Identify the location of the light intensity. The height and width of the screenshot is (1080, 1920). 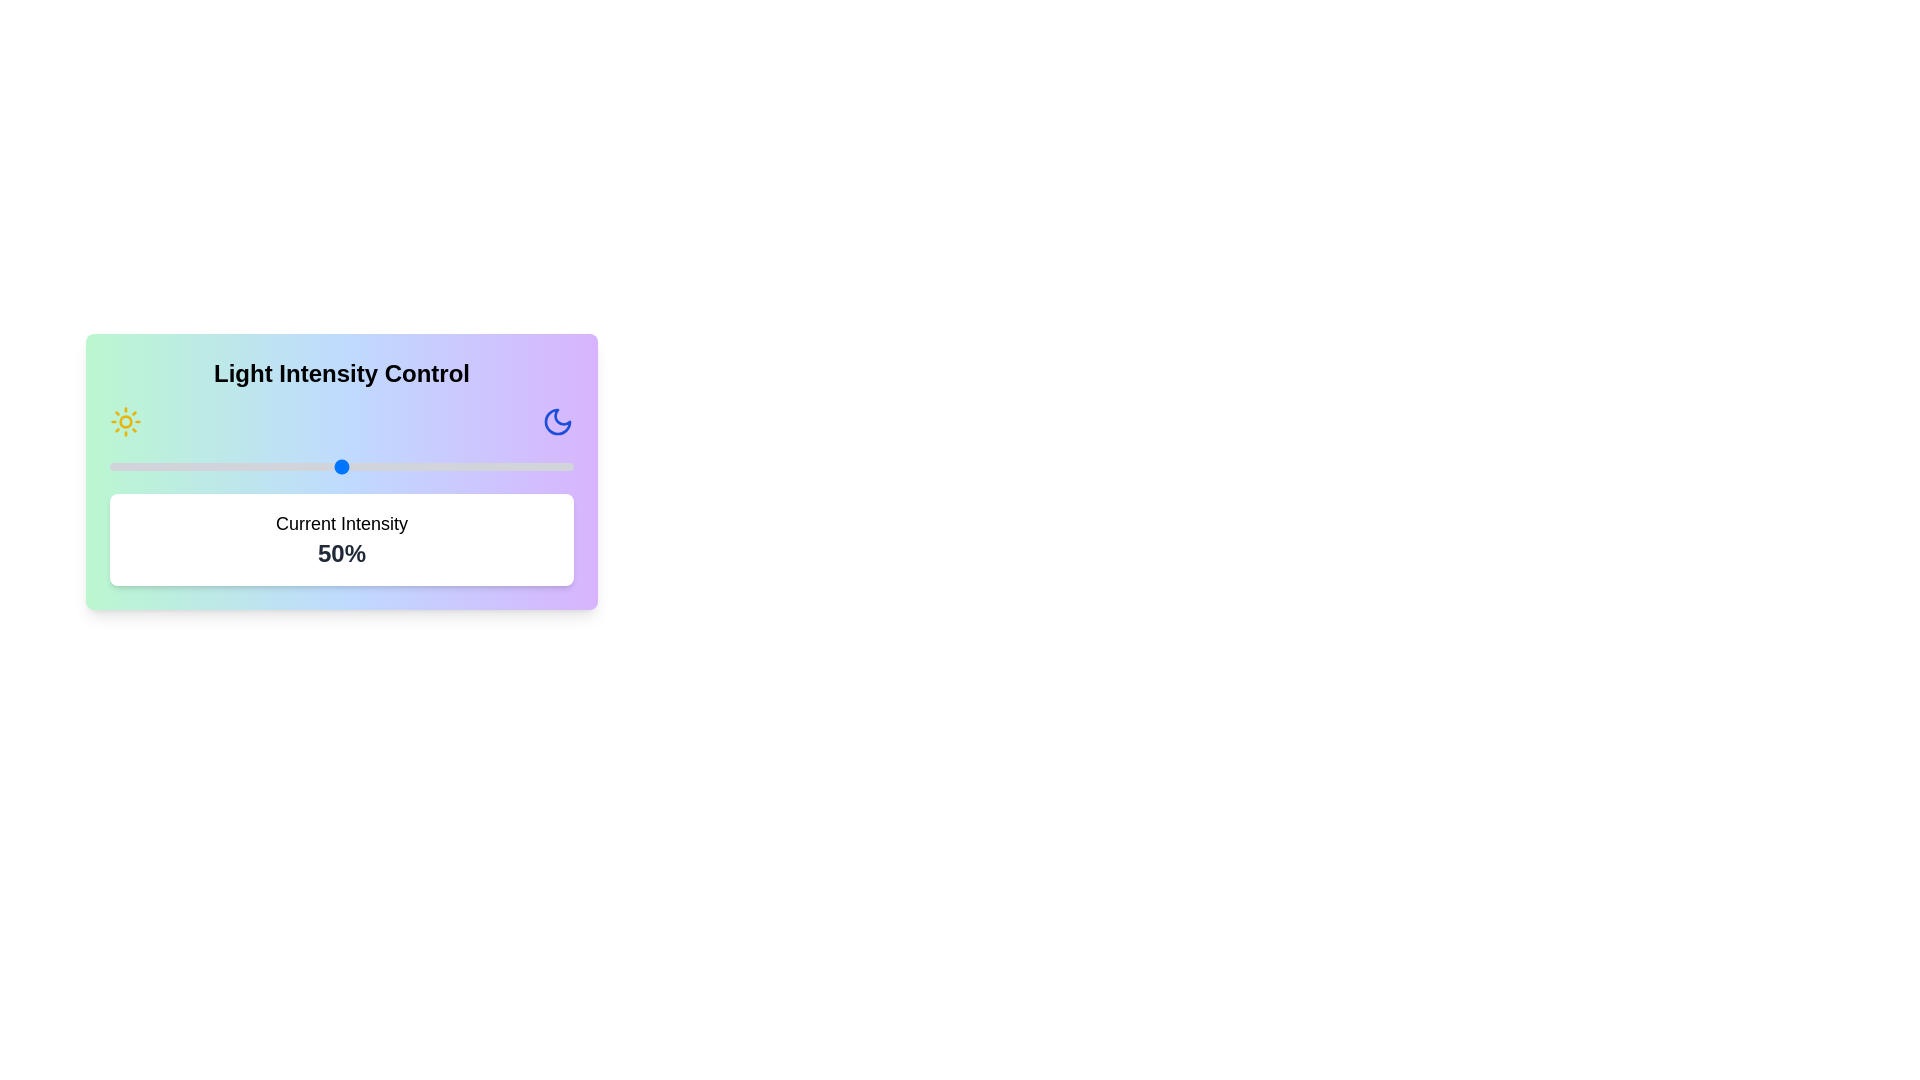
(271, 466).